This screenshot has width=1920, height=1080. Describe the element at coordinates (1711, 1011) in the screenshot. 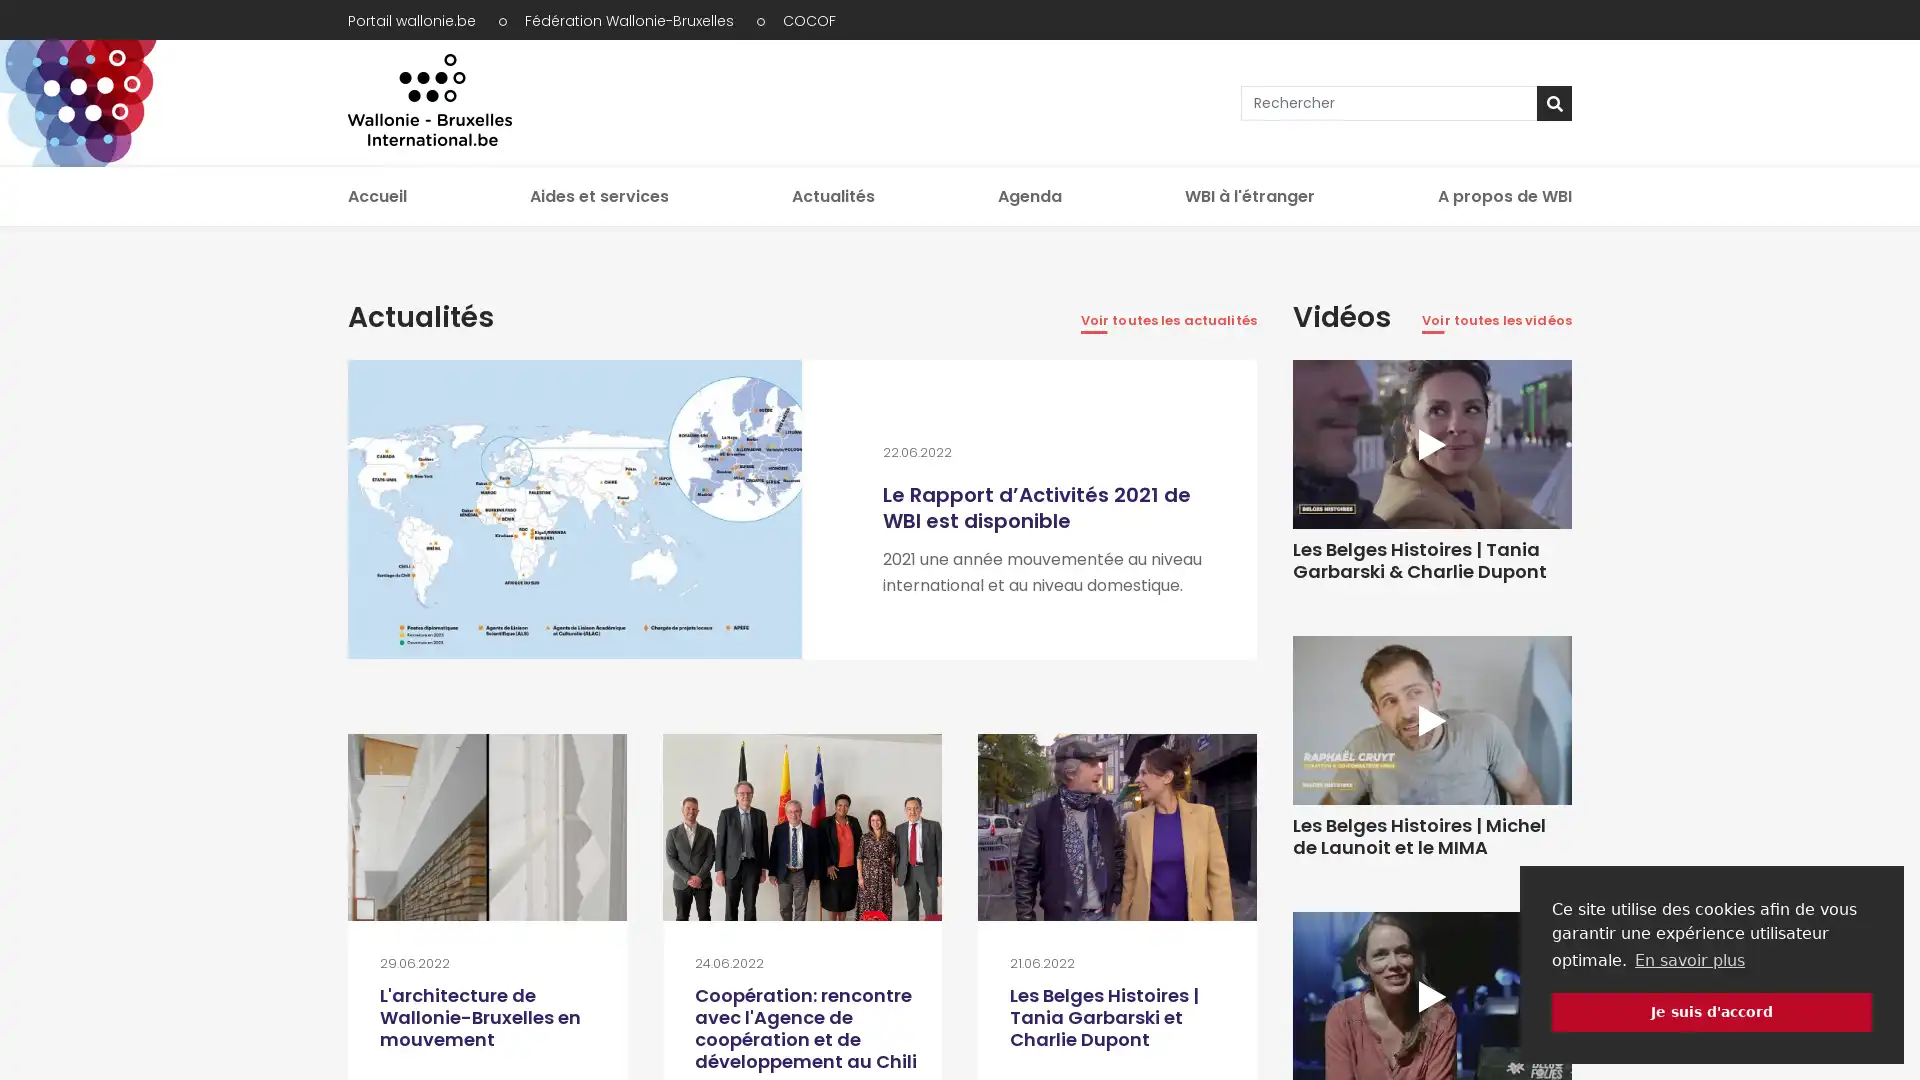

I see `dismiss cookie message` at that location.